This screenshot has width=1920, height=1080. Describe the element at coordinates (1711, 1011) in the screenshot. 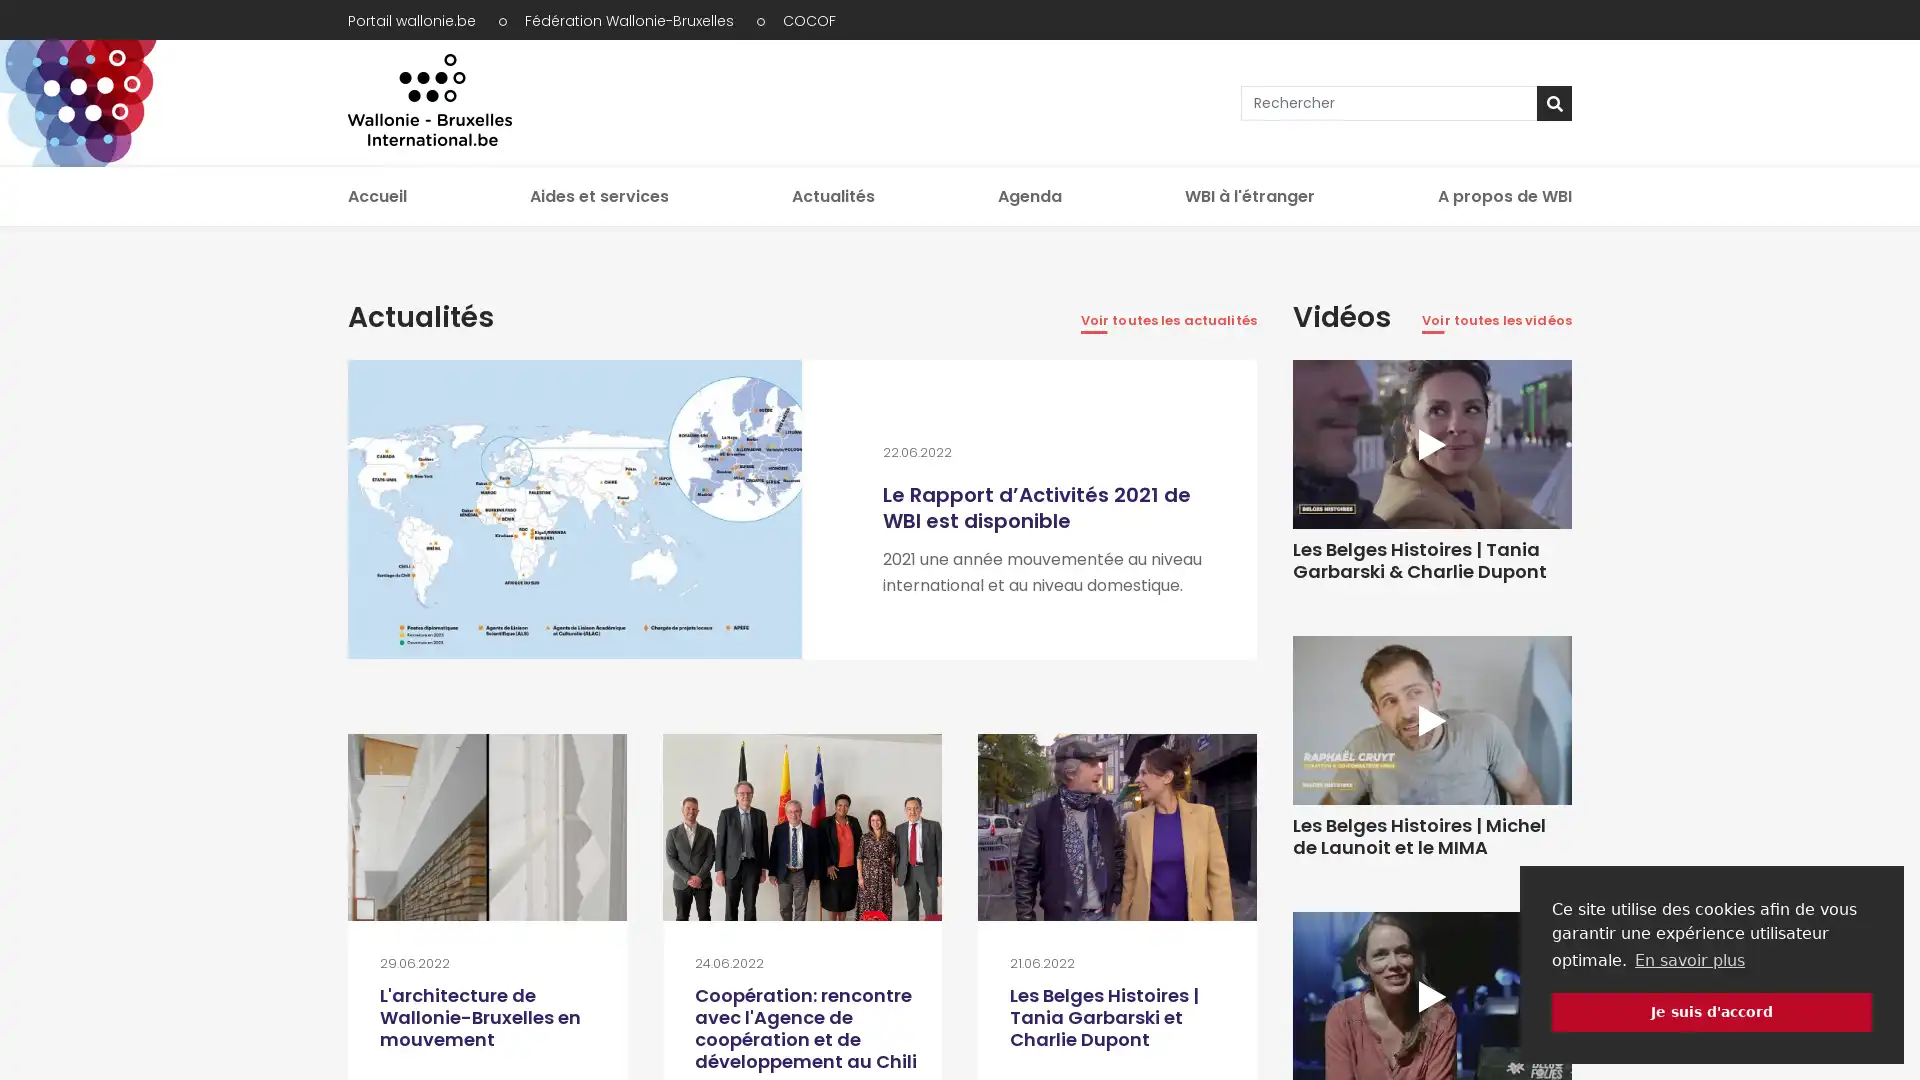

I see `dismiss cookie message` at that location.